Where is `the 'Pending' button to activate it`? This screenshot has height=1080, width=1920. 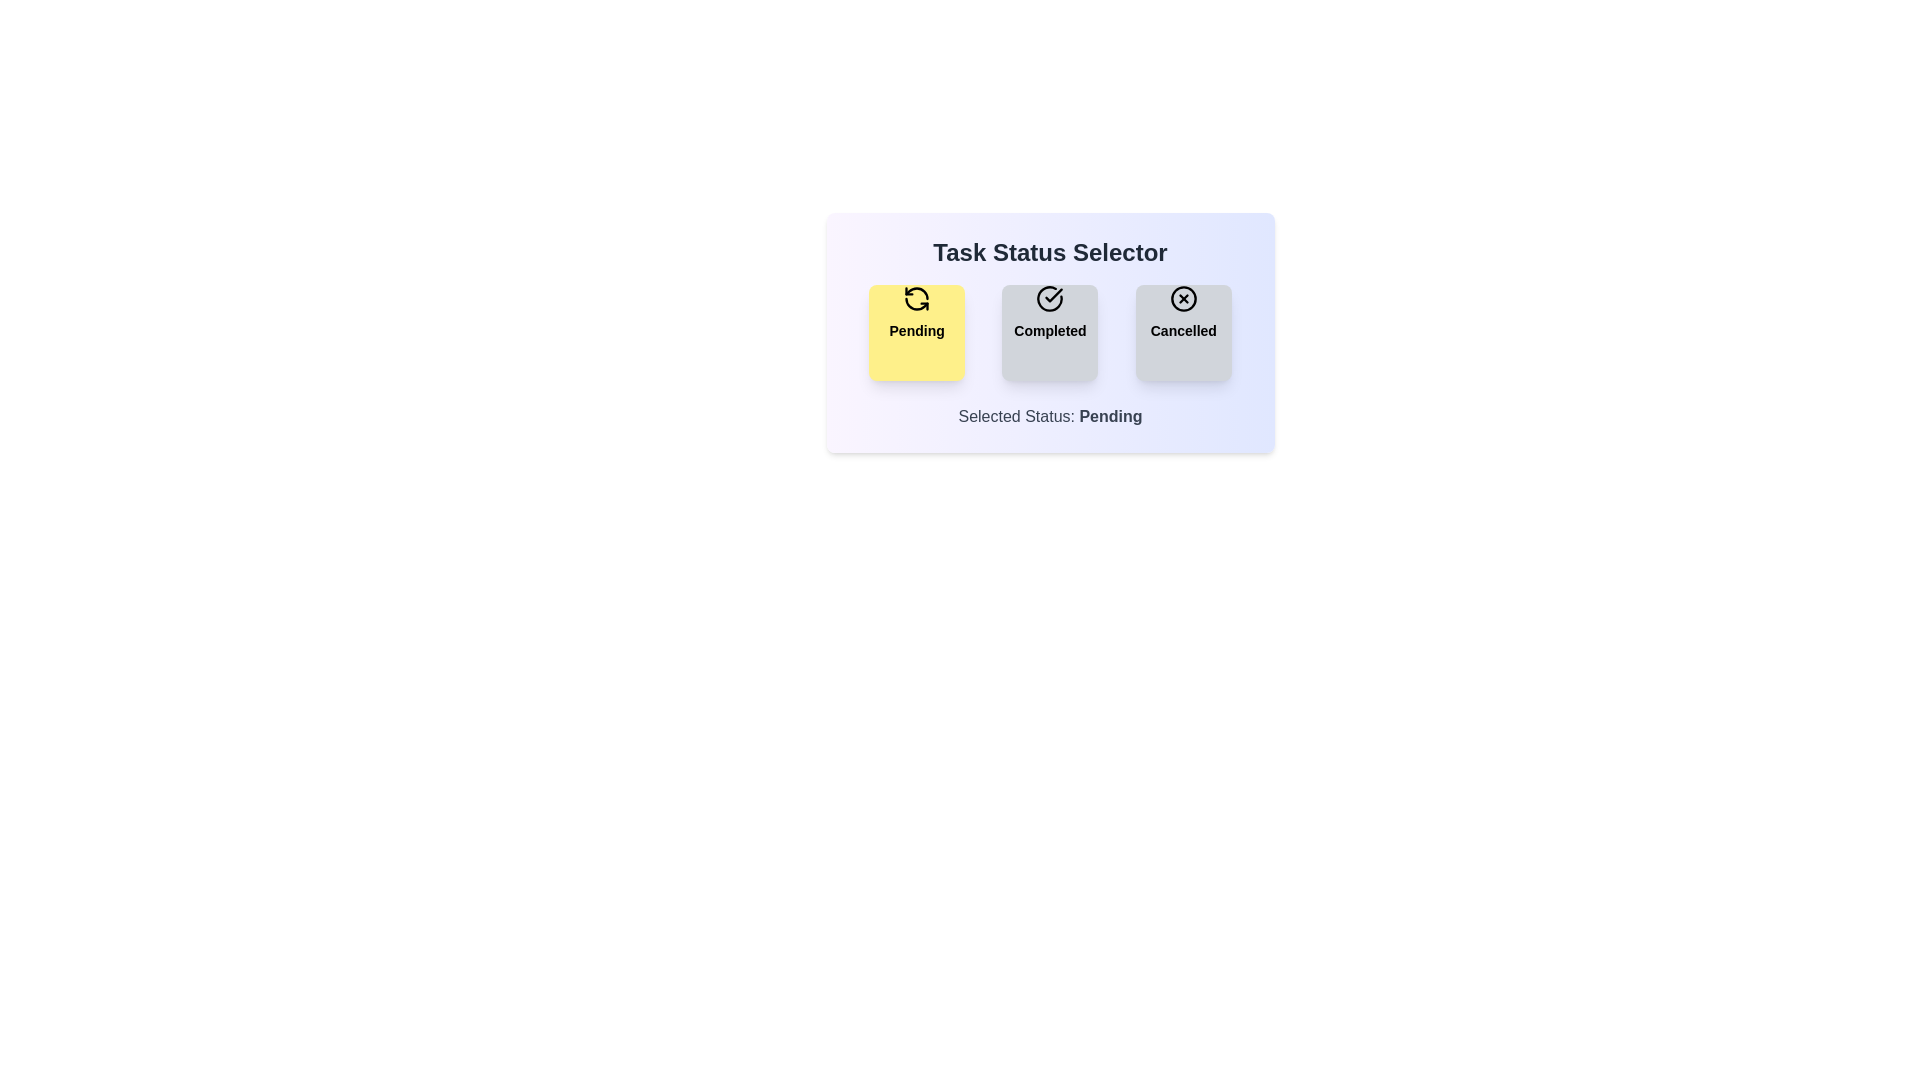
the 'Pending' button to activate it is located at coordinates (916, 331).